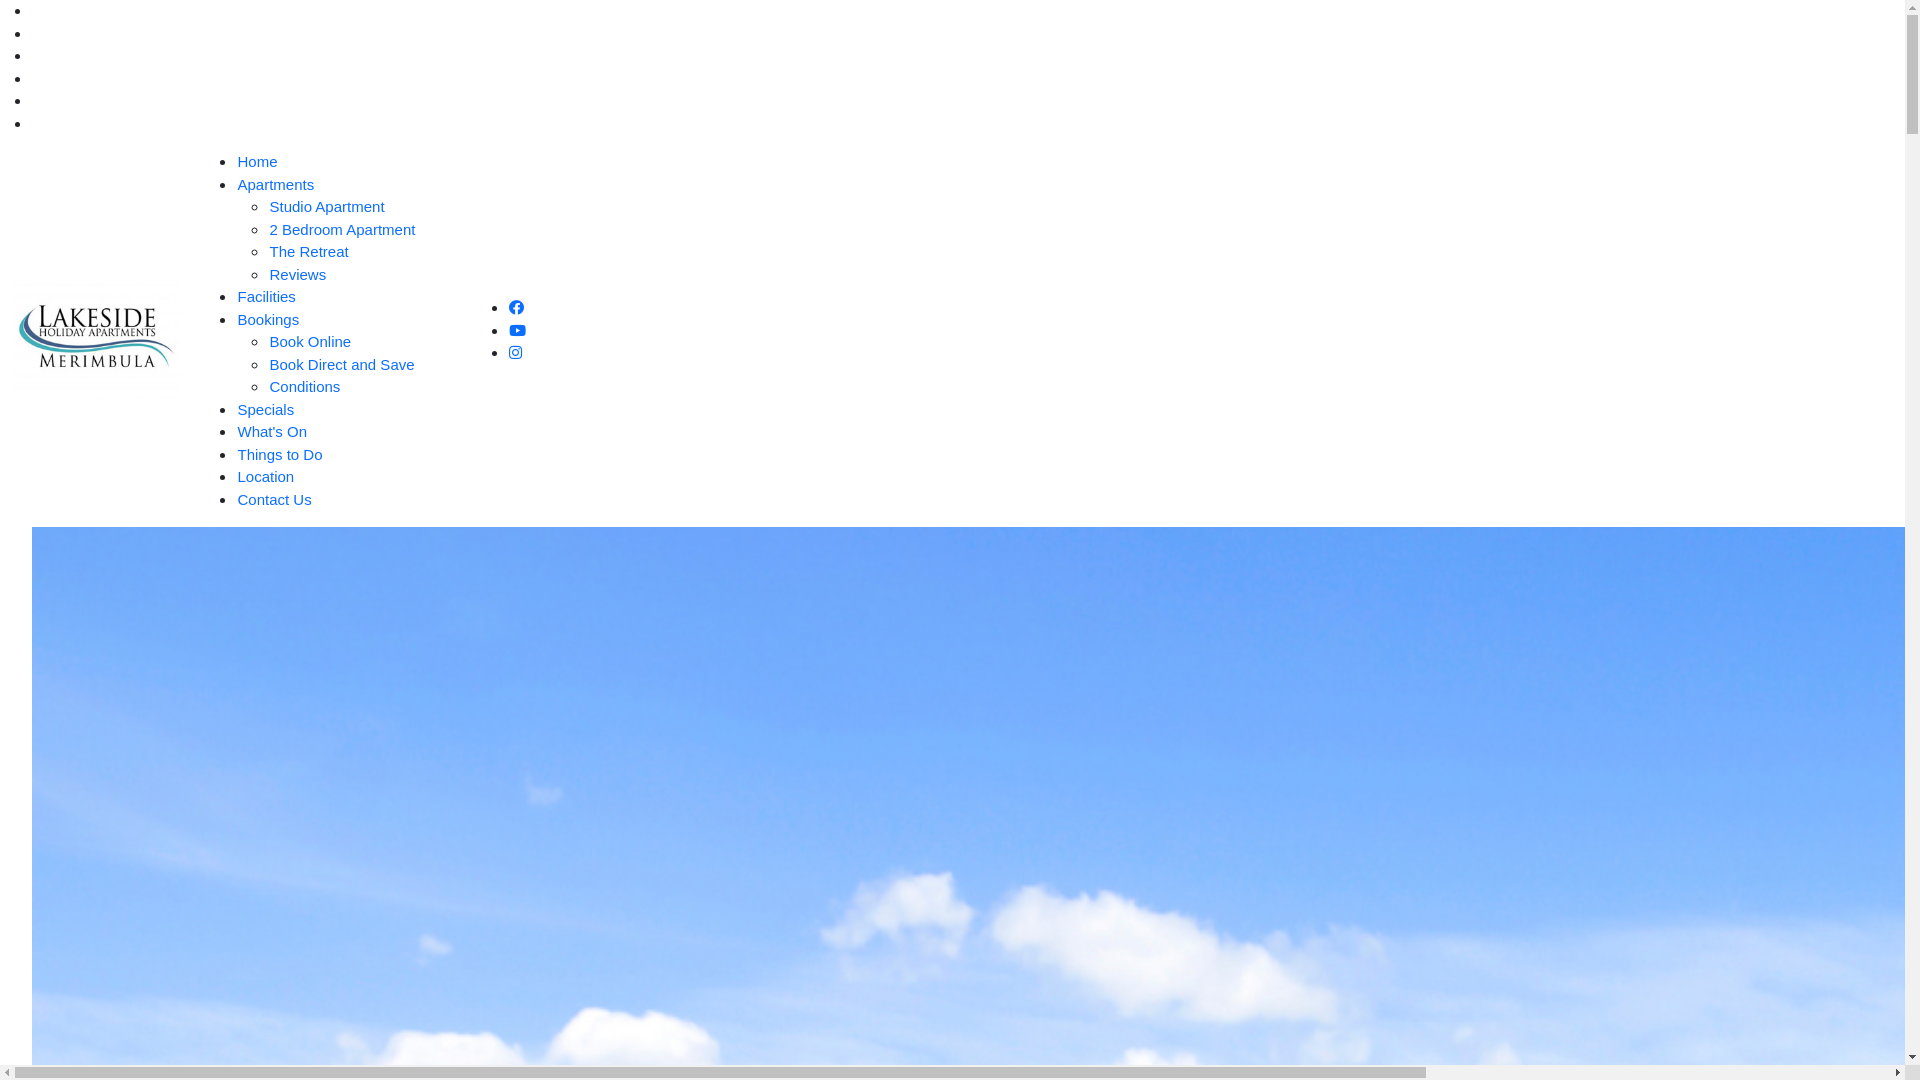 Image resolution: width=1920 pixels, height=1080 pixels. What do you see at coordinates (303, 386) in the screenshot?
I see `'Conditions'` at bounding box center [303, 386].